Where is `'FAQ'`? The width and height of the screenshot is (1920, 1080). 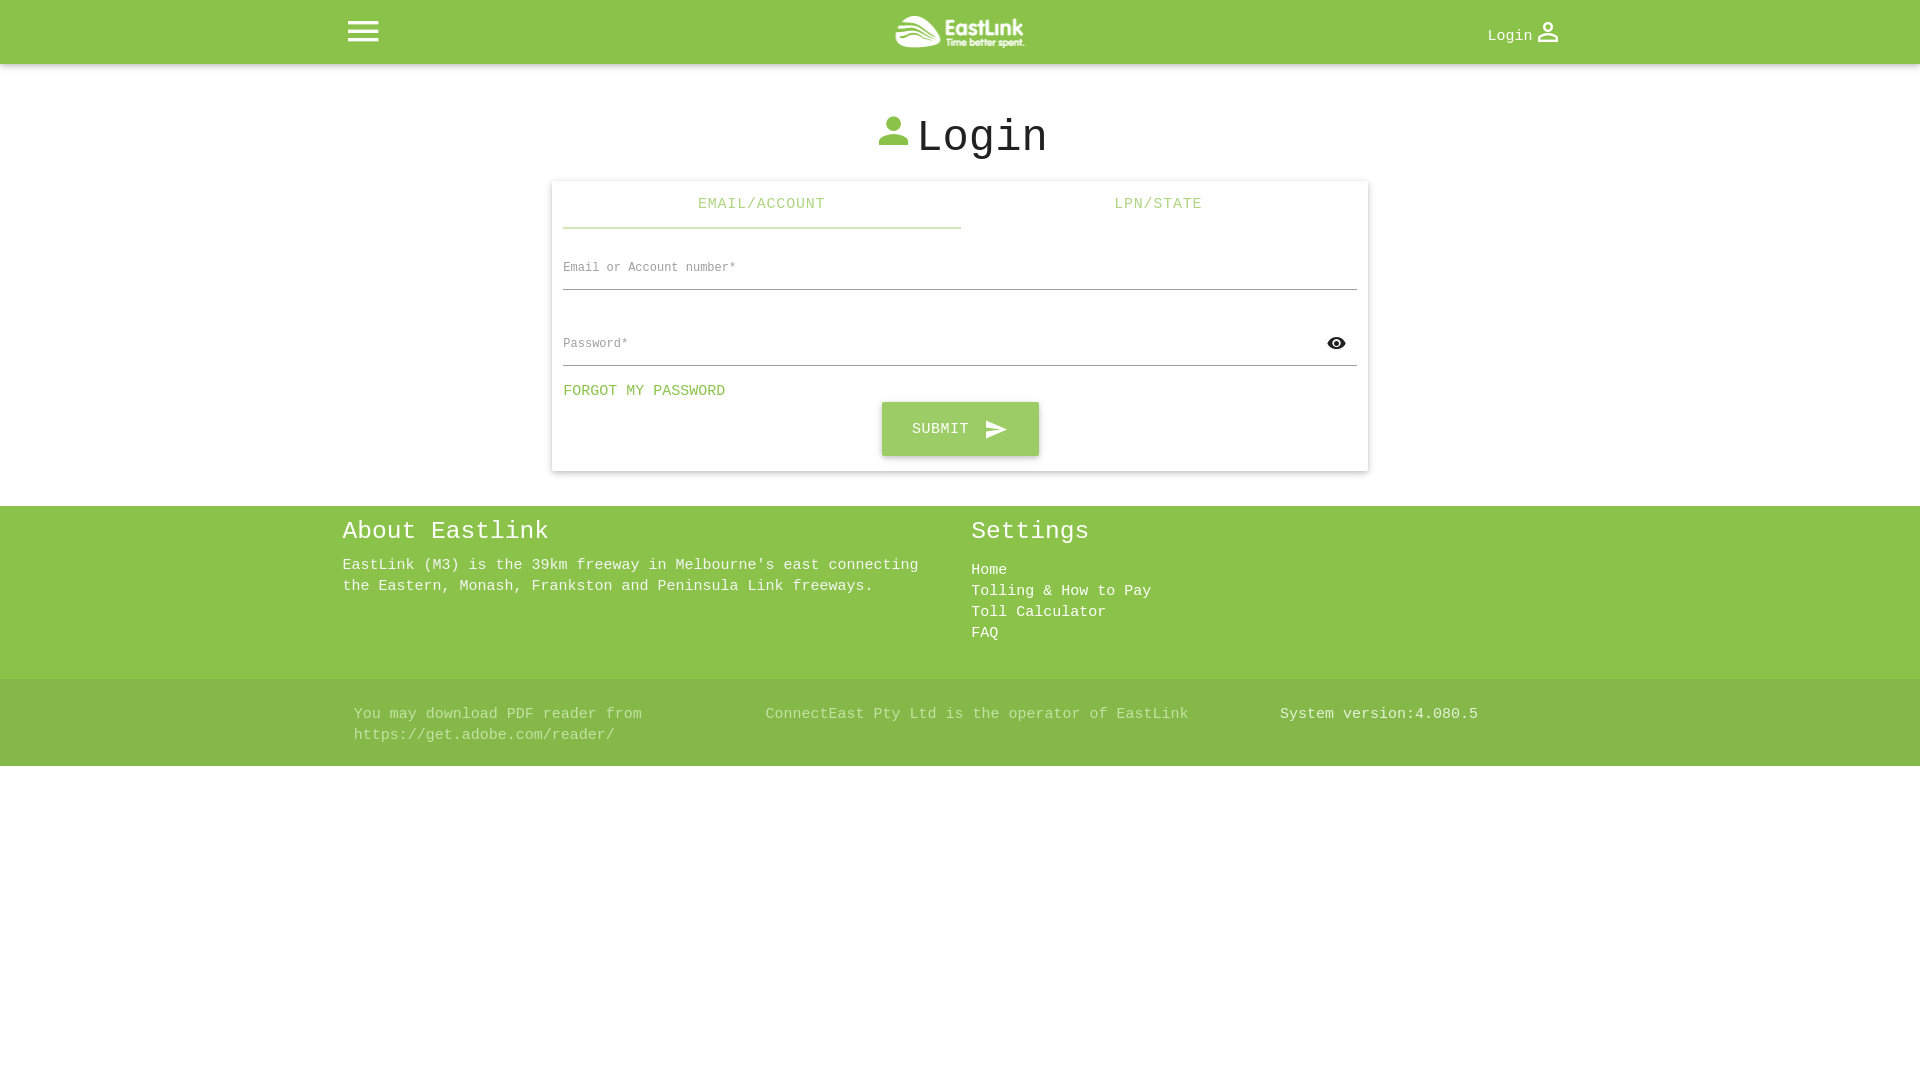
'FAQ' is located at coordinates (984, 633).